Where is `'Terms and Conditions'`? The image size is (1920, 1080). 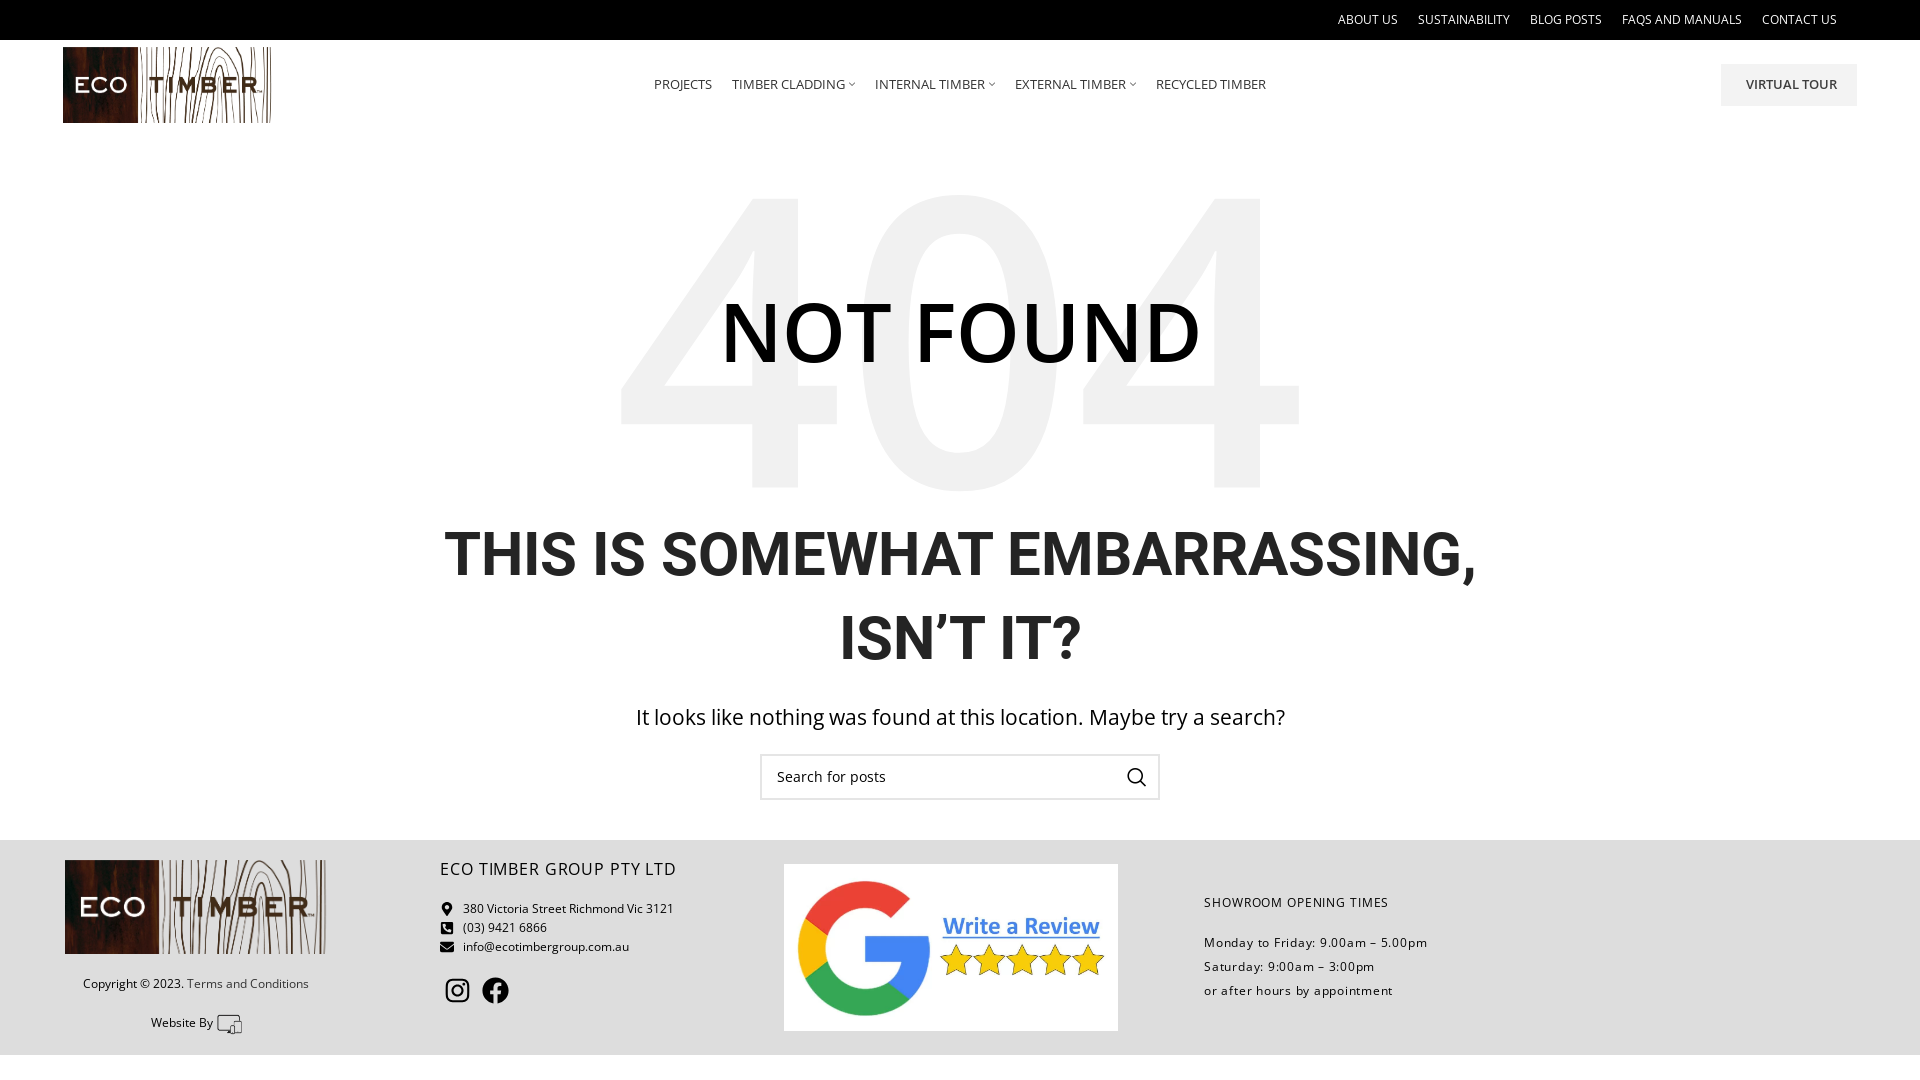 'Terms and Conditions' is located at coordinates (247, 982).